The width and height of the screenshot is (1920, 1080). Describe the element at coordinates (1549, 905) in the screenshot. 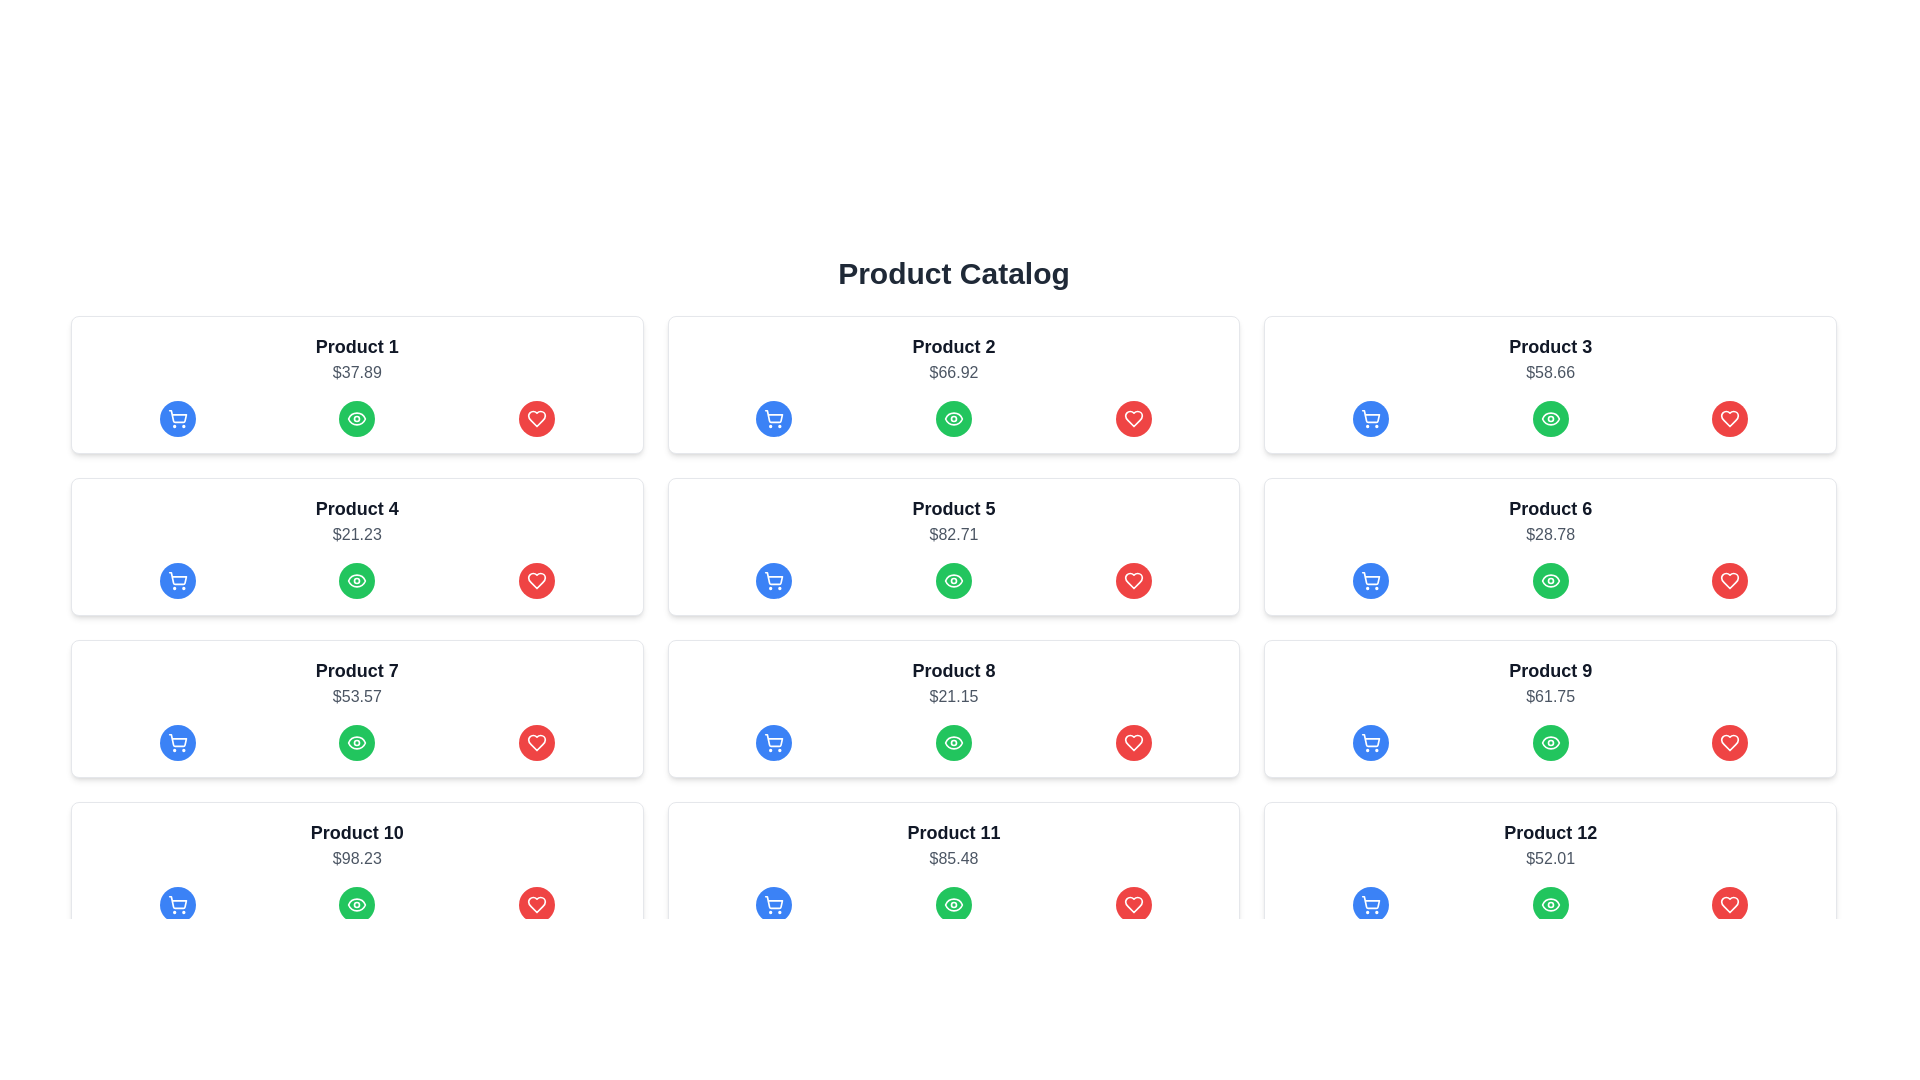

I see `the green circular eye icon located in the action buttons section of the card for 'Product 12' in the fourth column of the product catalog` at that location.